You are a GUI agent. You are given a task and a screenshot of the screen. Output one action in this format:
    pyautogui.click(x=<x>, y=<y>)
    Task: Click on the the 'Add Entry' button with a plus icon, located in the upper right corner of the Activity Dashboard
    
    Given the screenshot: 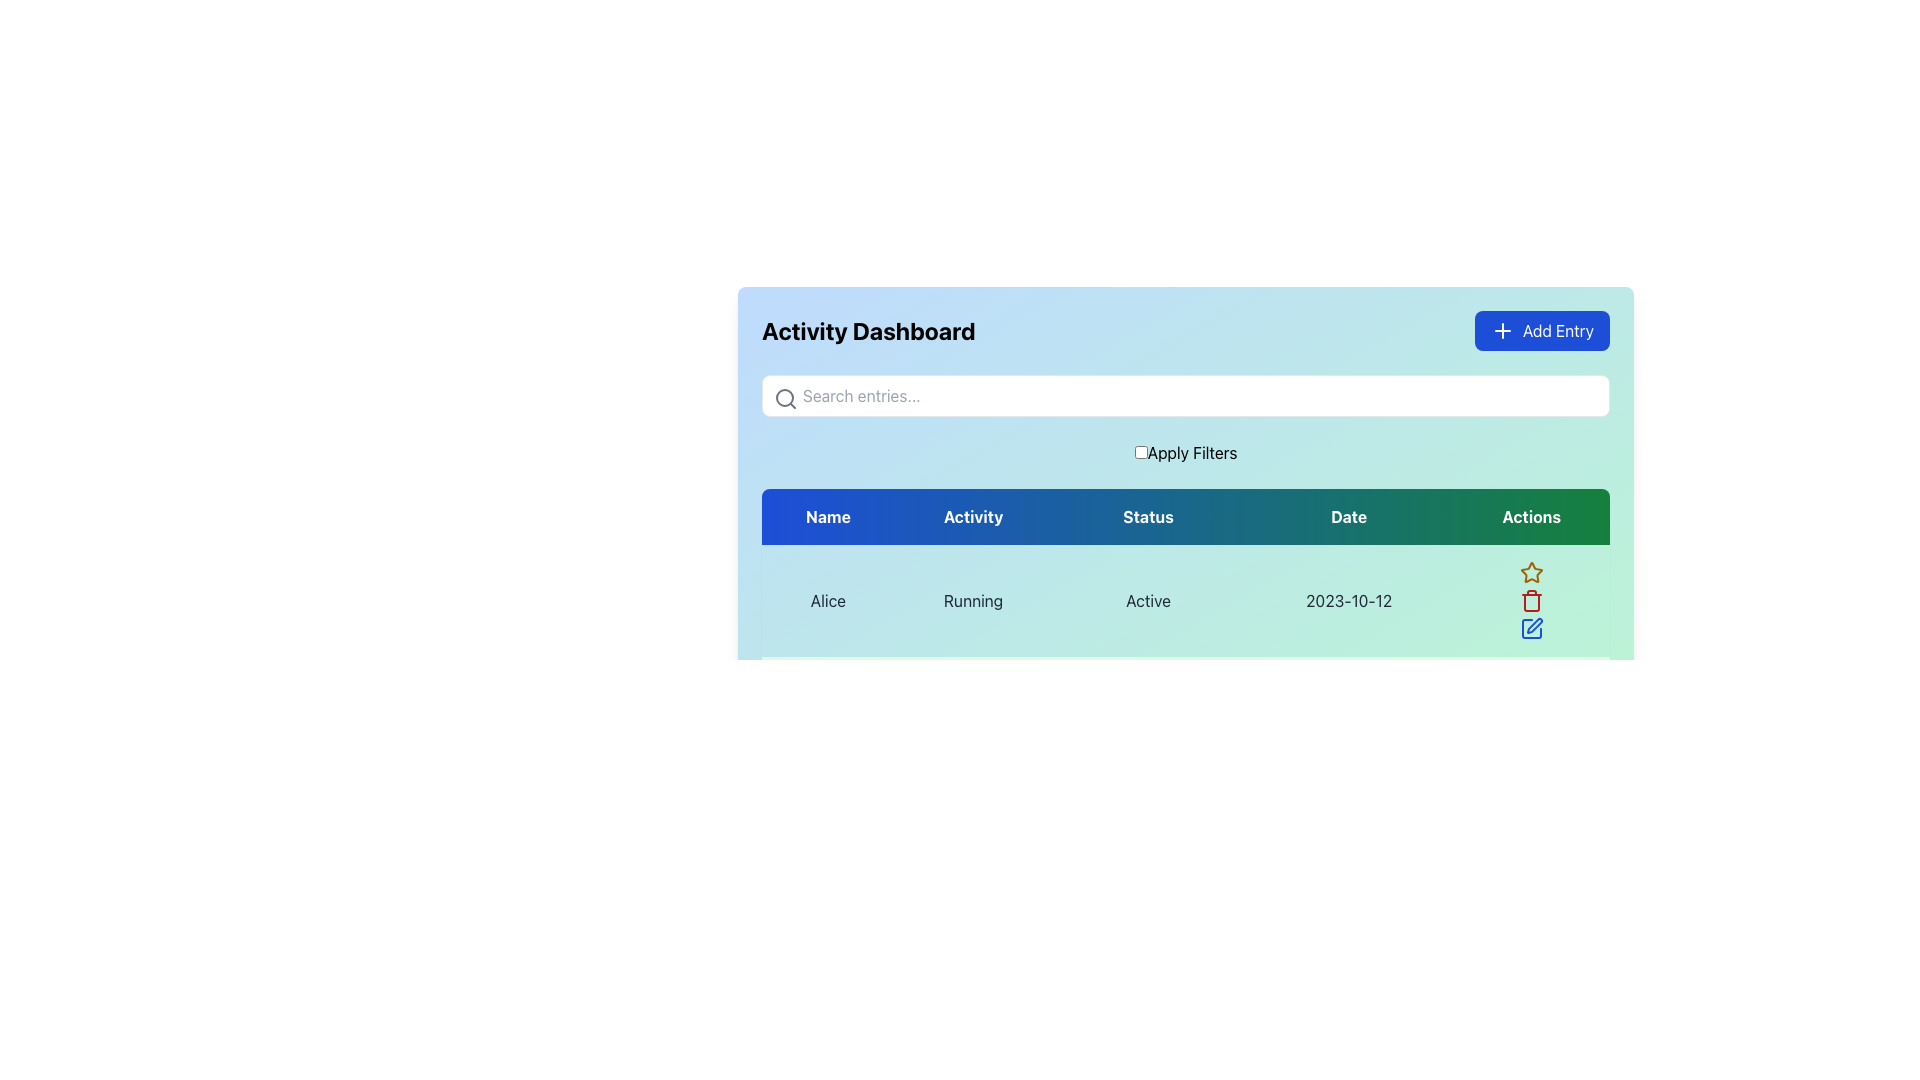 What is the action you would take?
    pyautogui.click(x=1541, y=330)
    